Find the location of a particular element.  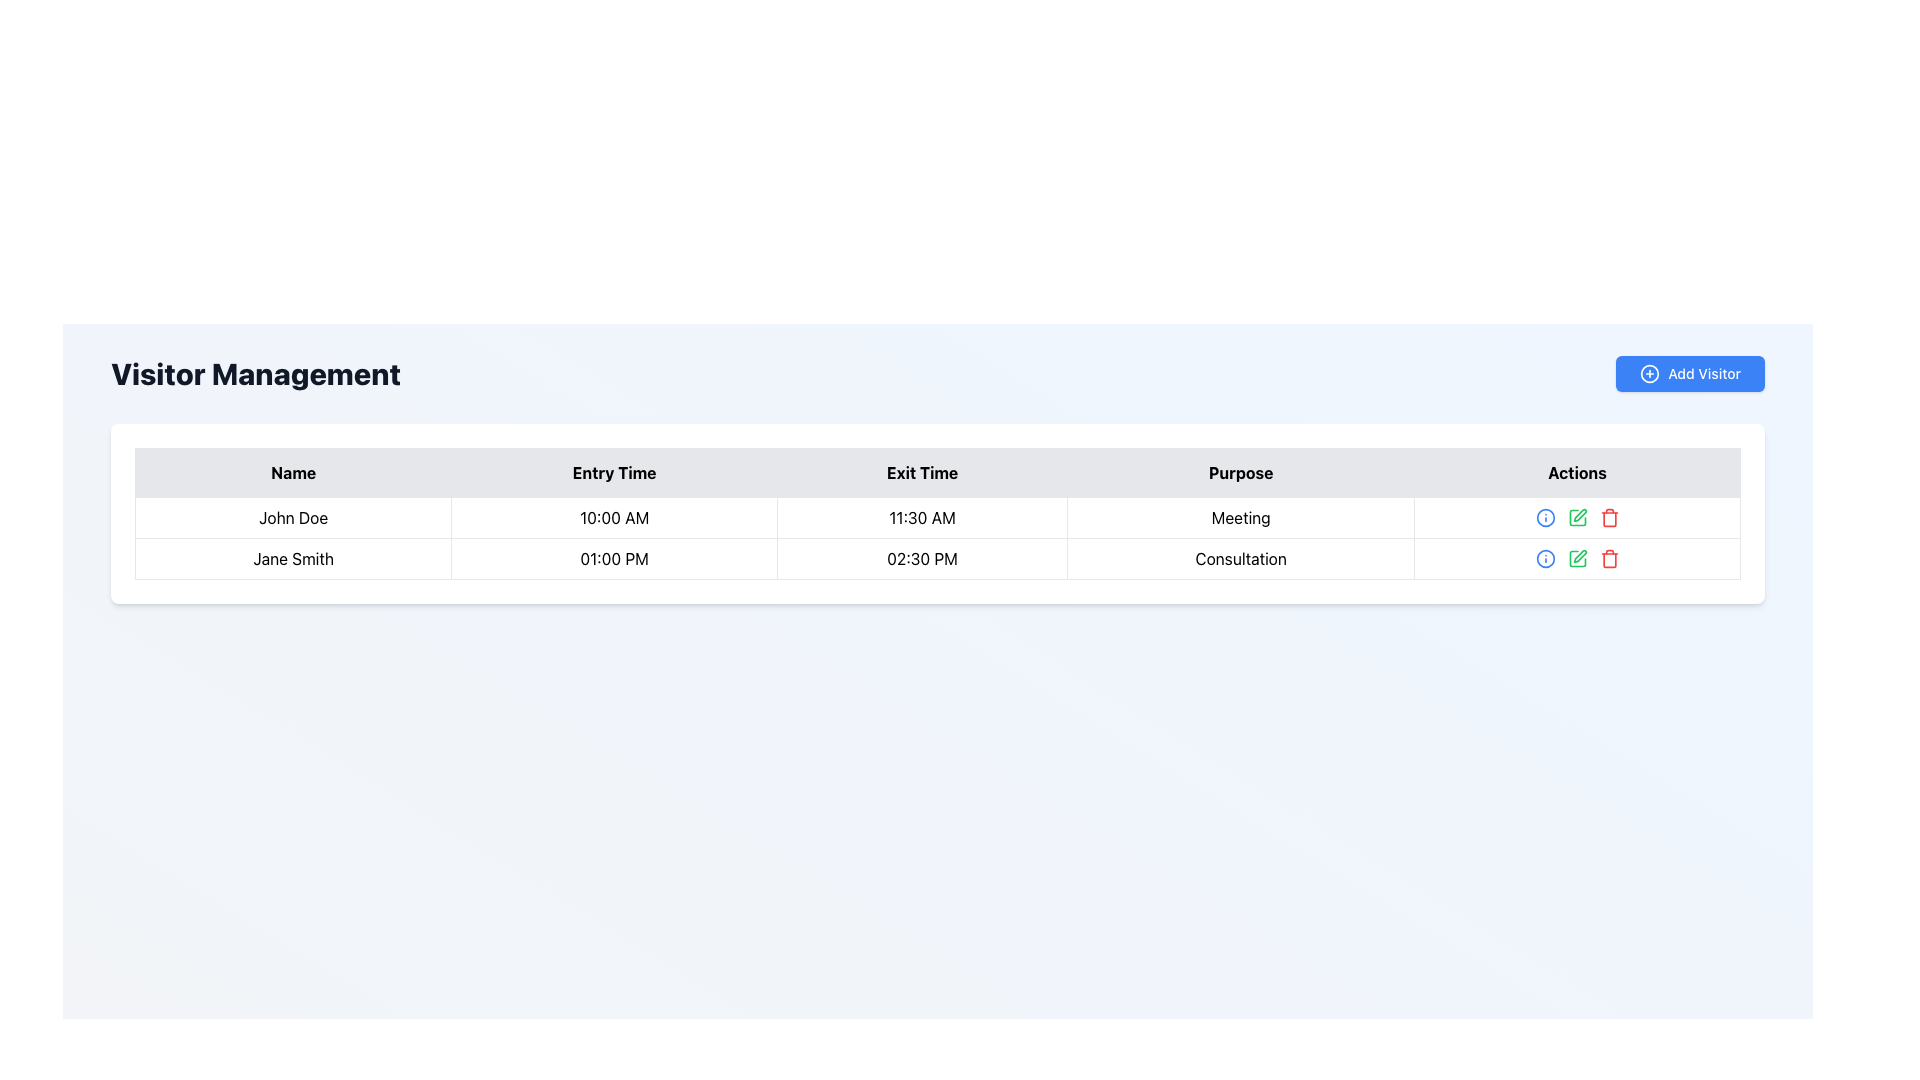

the circular information icon with a blue outline and white filling, located is located at coordinates (1544, 516).